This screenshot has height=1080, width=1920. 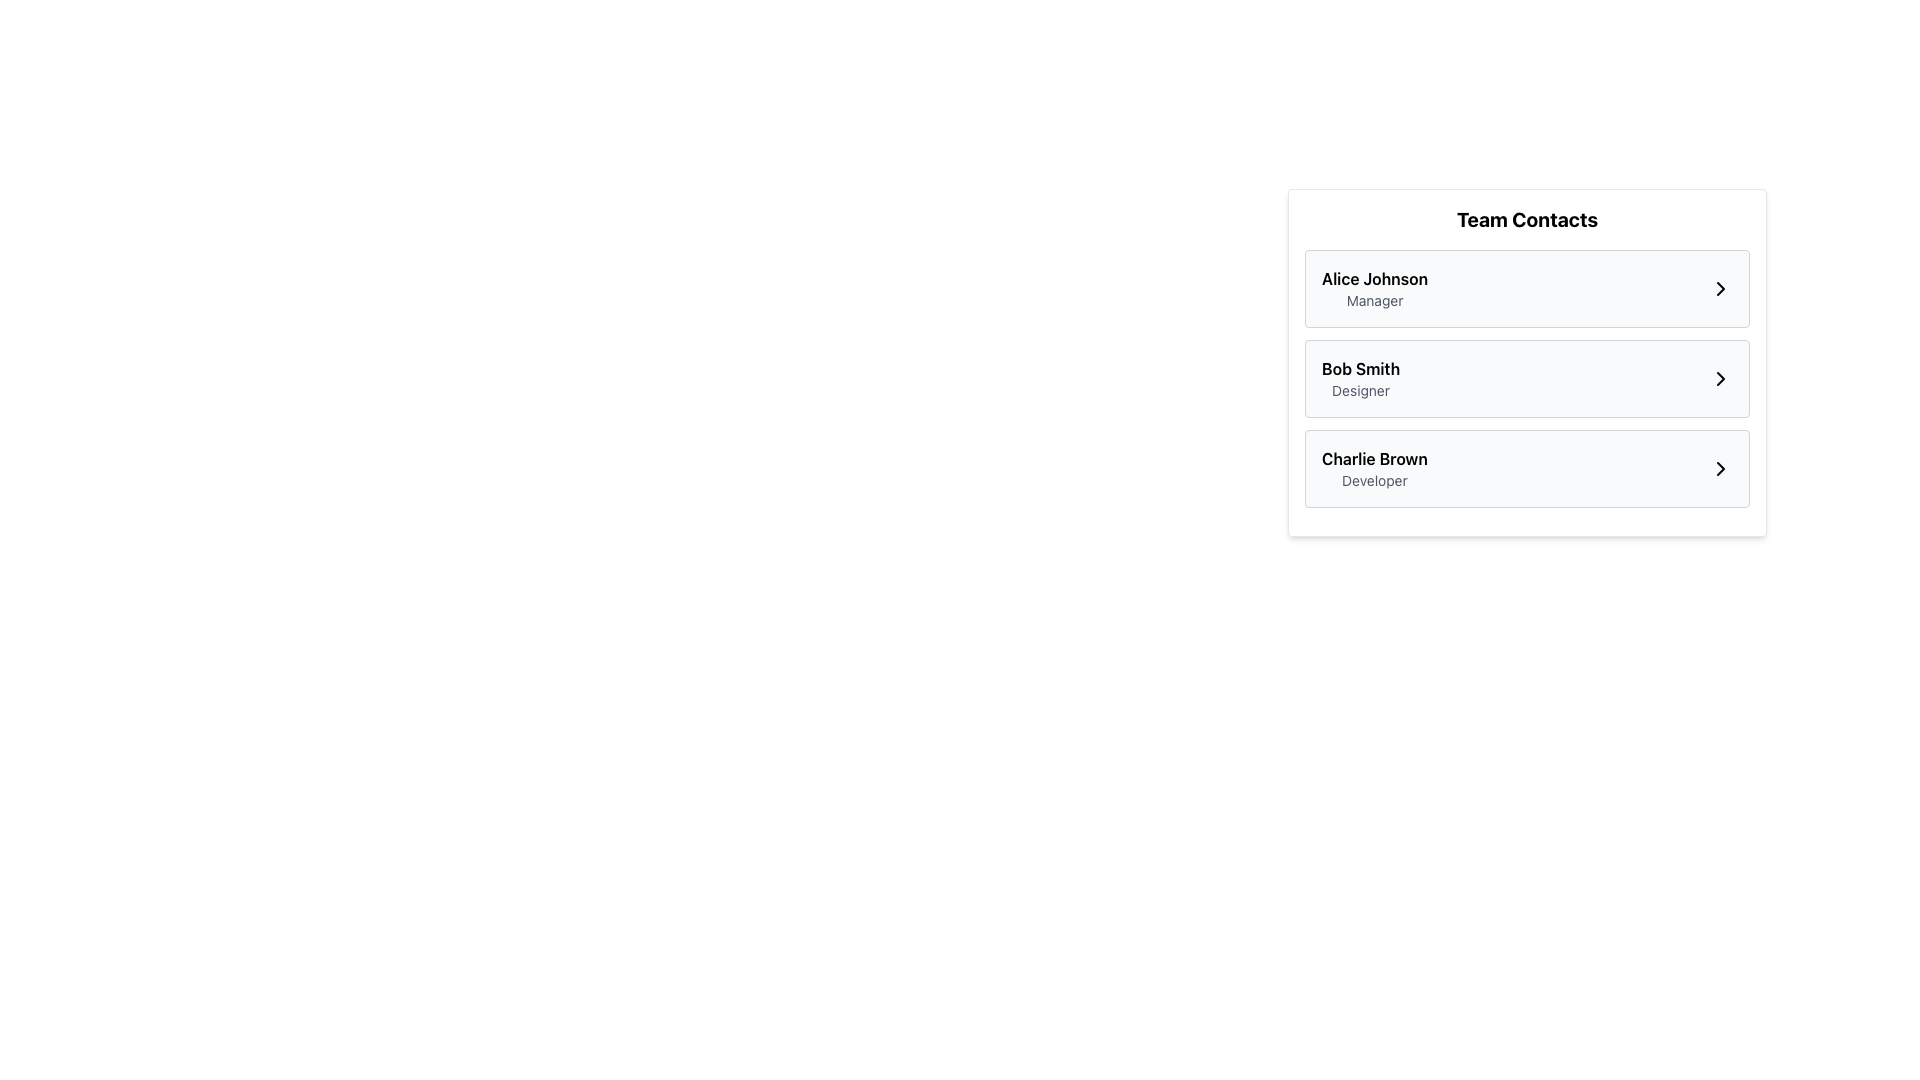 I want to click on the second card in the 'Team Contacts' list representing contact information for 'Bob Smith', so click(x=1526, y=378).